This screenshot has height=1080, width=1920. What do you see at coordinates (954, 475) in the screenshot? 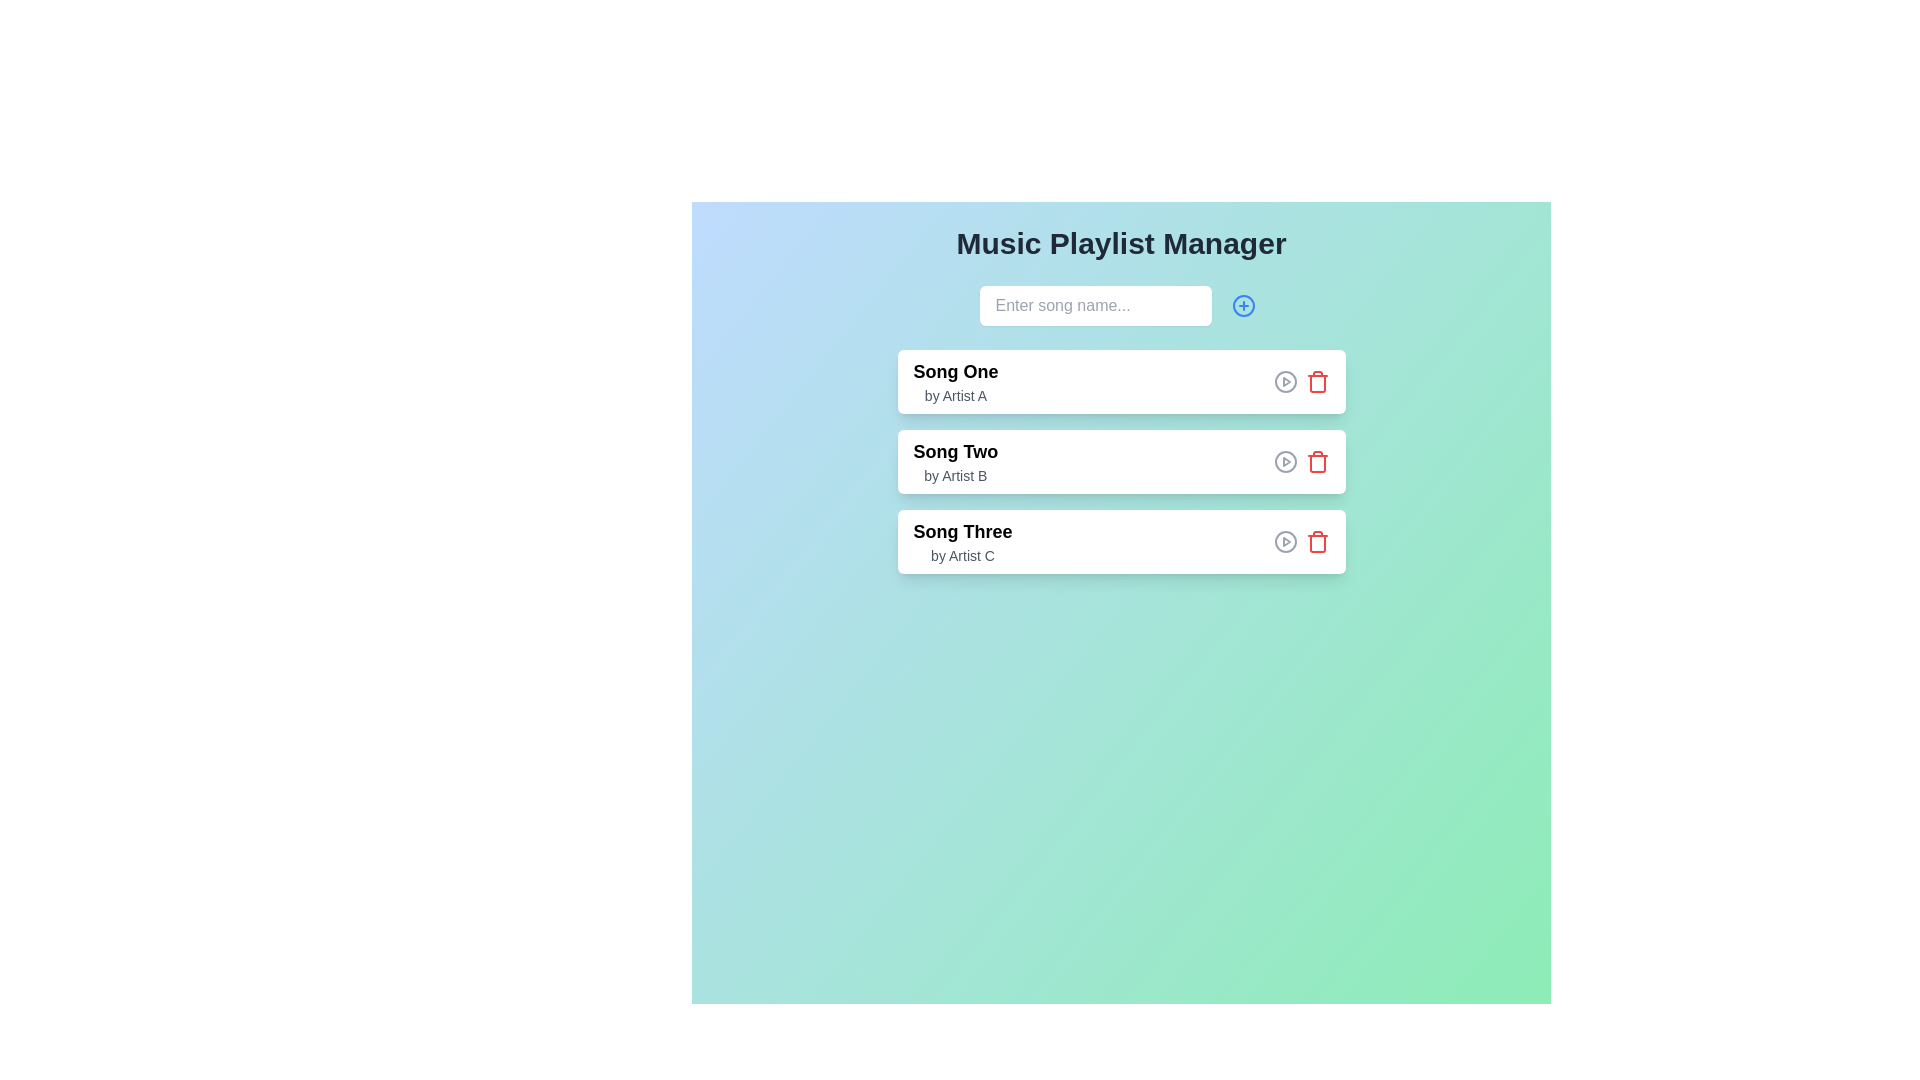
I see `the text label stating 'by Artist B', which is styled with a small-sized, gray-colored font and positioned below the song title 'Song Two' in the Music Playlist Manager interface` at bounding box center [954, 475].